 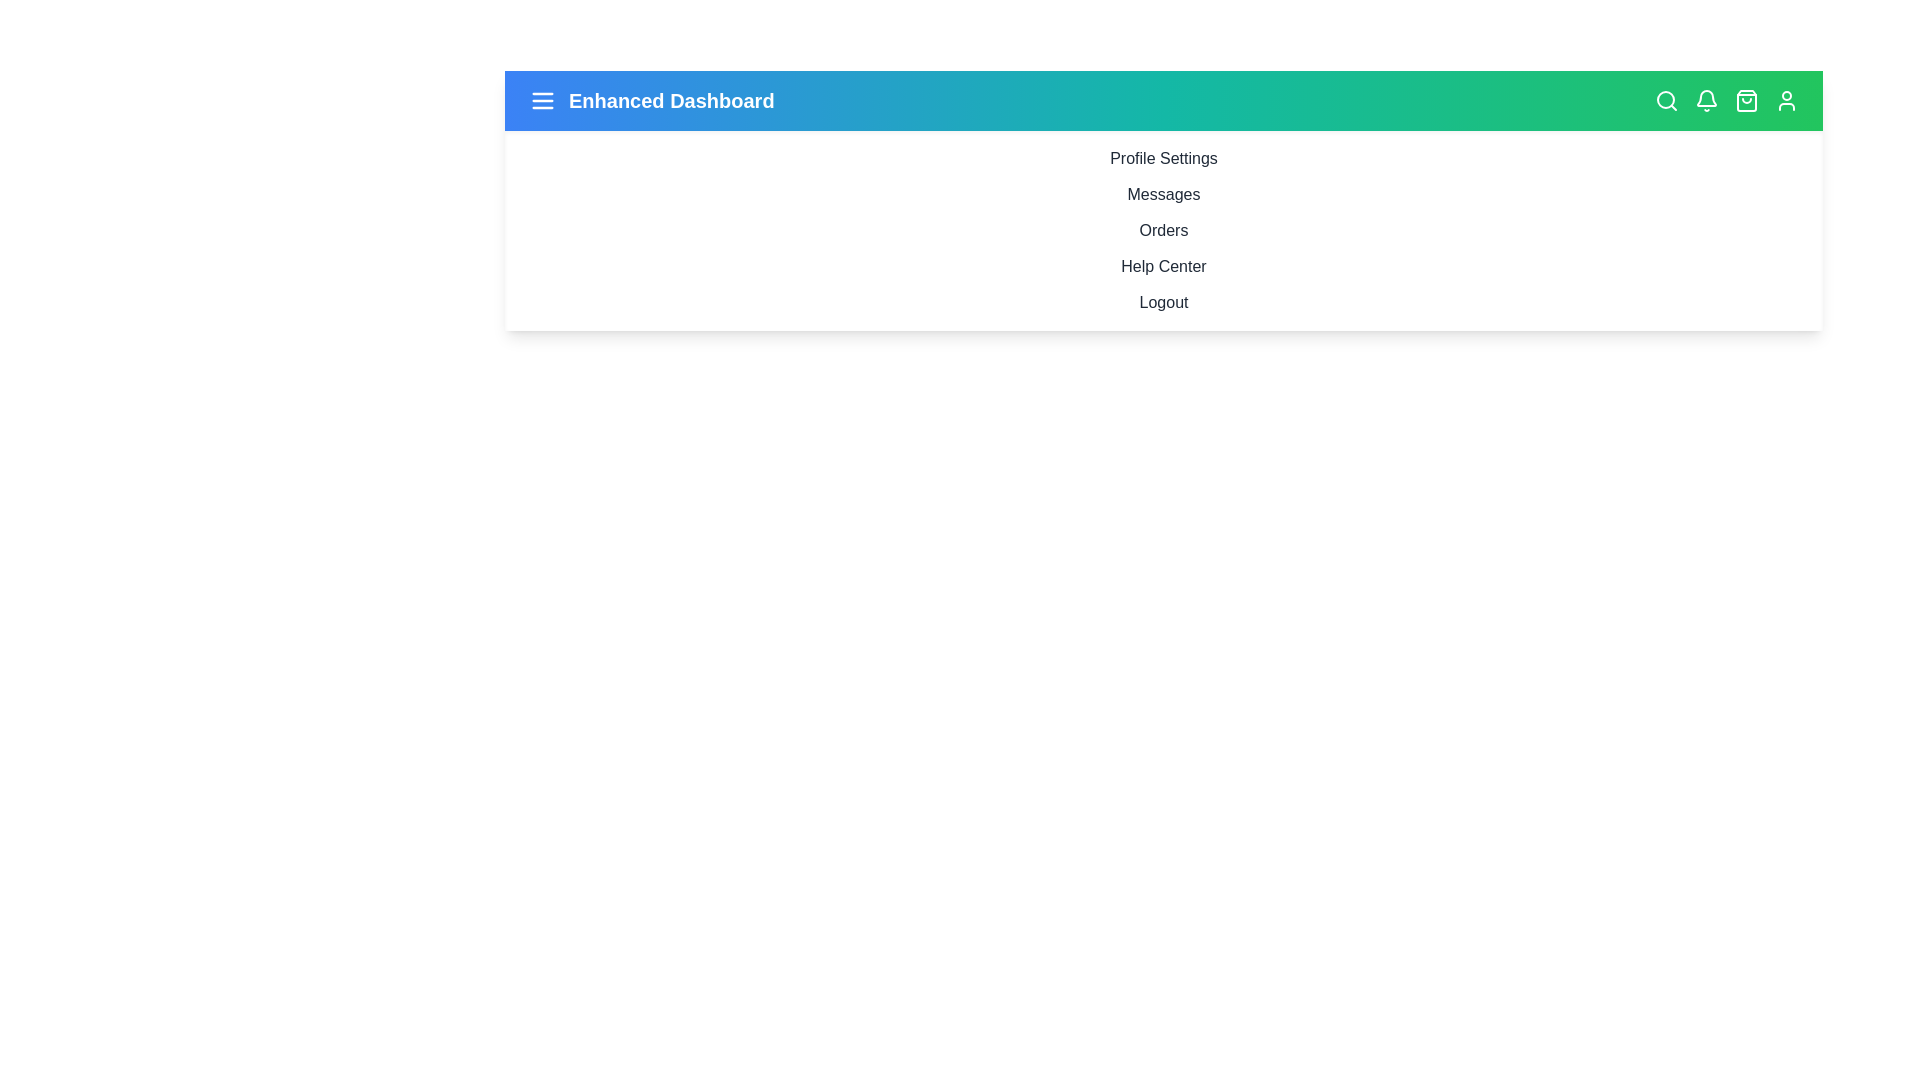 I want to click on the sidebar menu item Logout, so click(x=1163, y=303).